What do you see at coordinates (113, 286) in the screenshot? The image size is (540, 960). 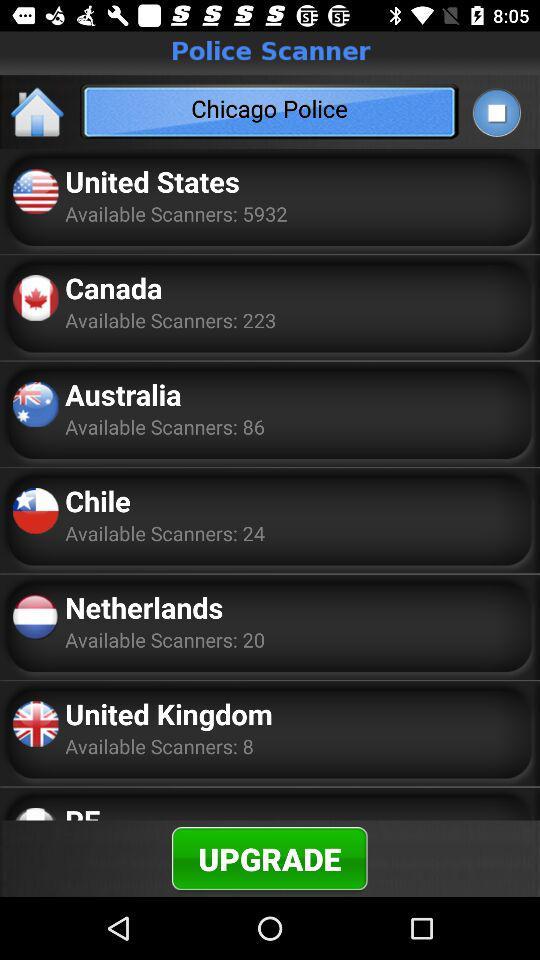 I see `item below available scanners: 5932 item` at bounding box center [113, 286].